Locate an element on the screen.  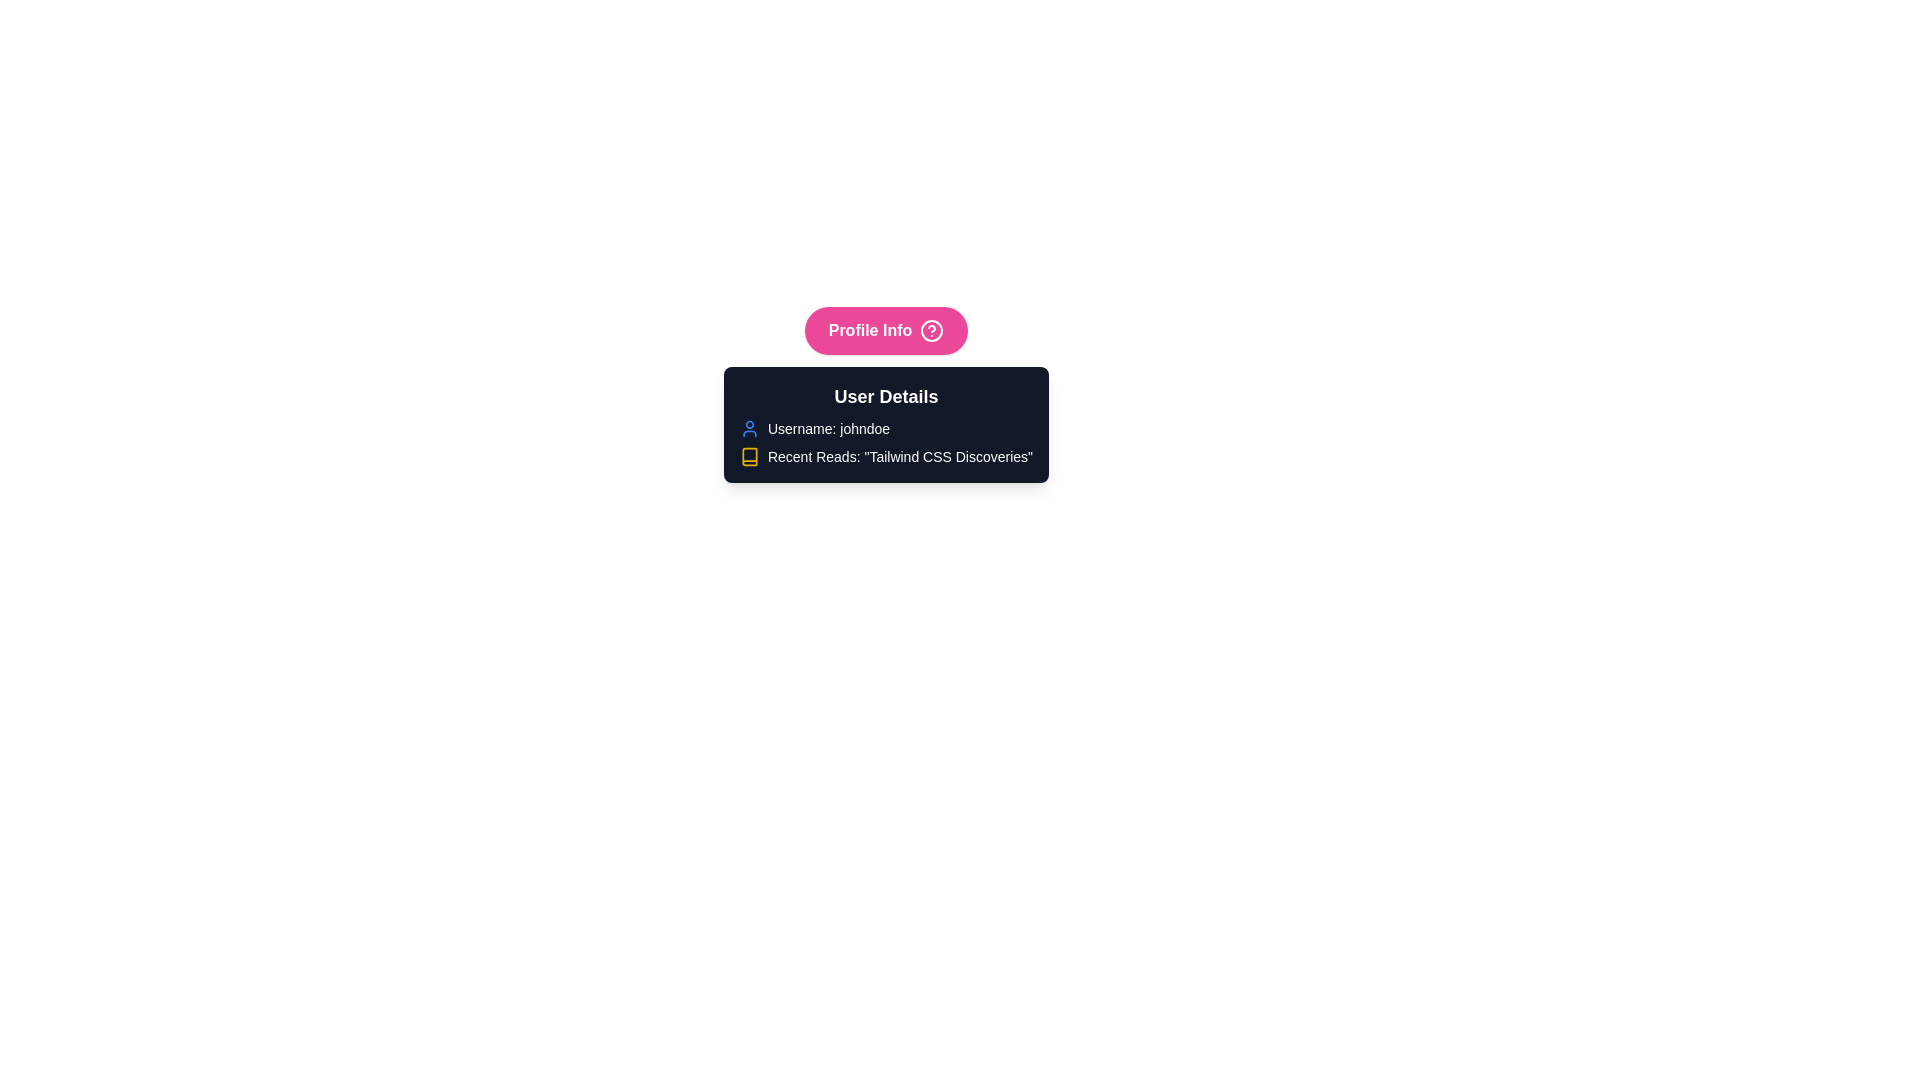
the help icon located on the right side inside the pink 'Profile Info' button is located at coordinates (931, 330).